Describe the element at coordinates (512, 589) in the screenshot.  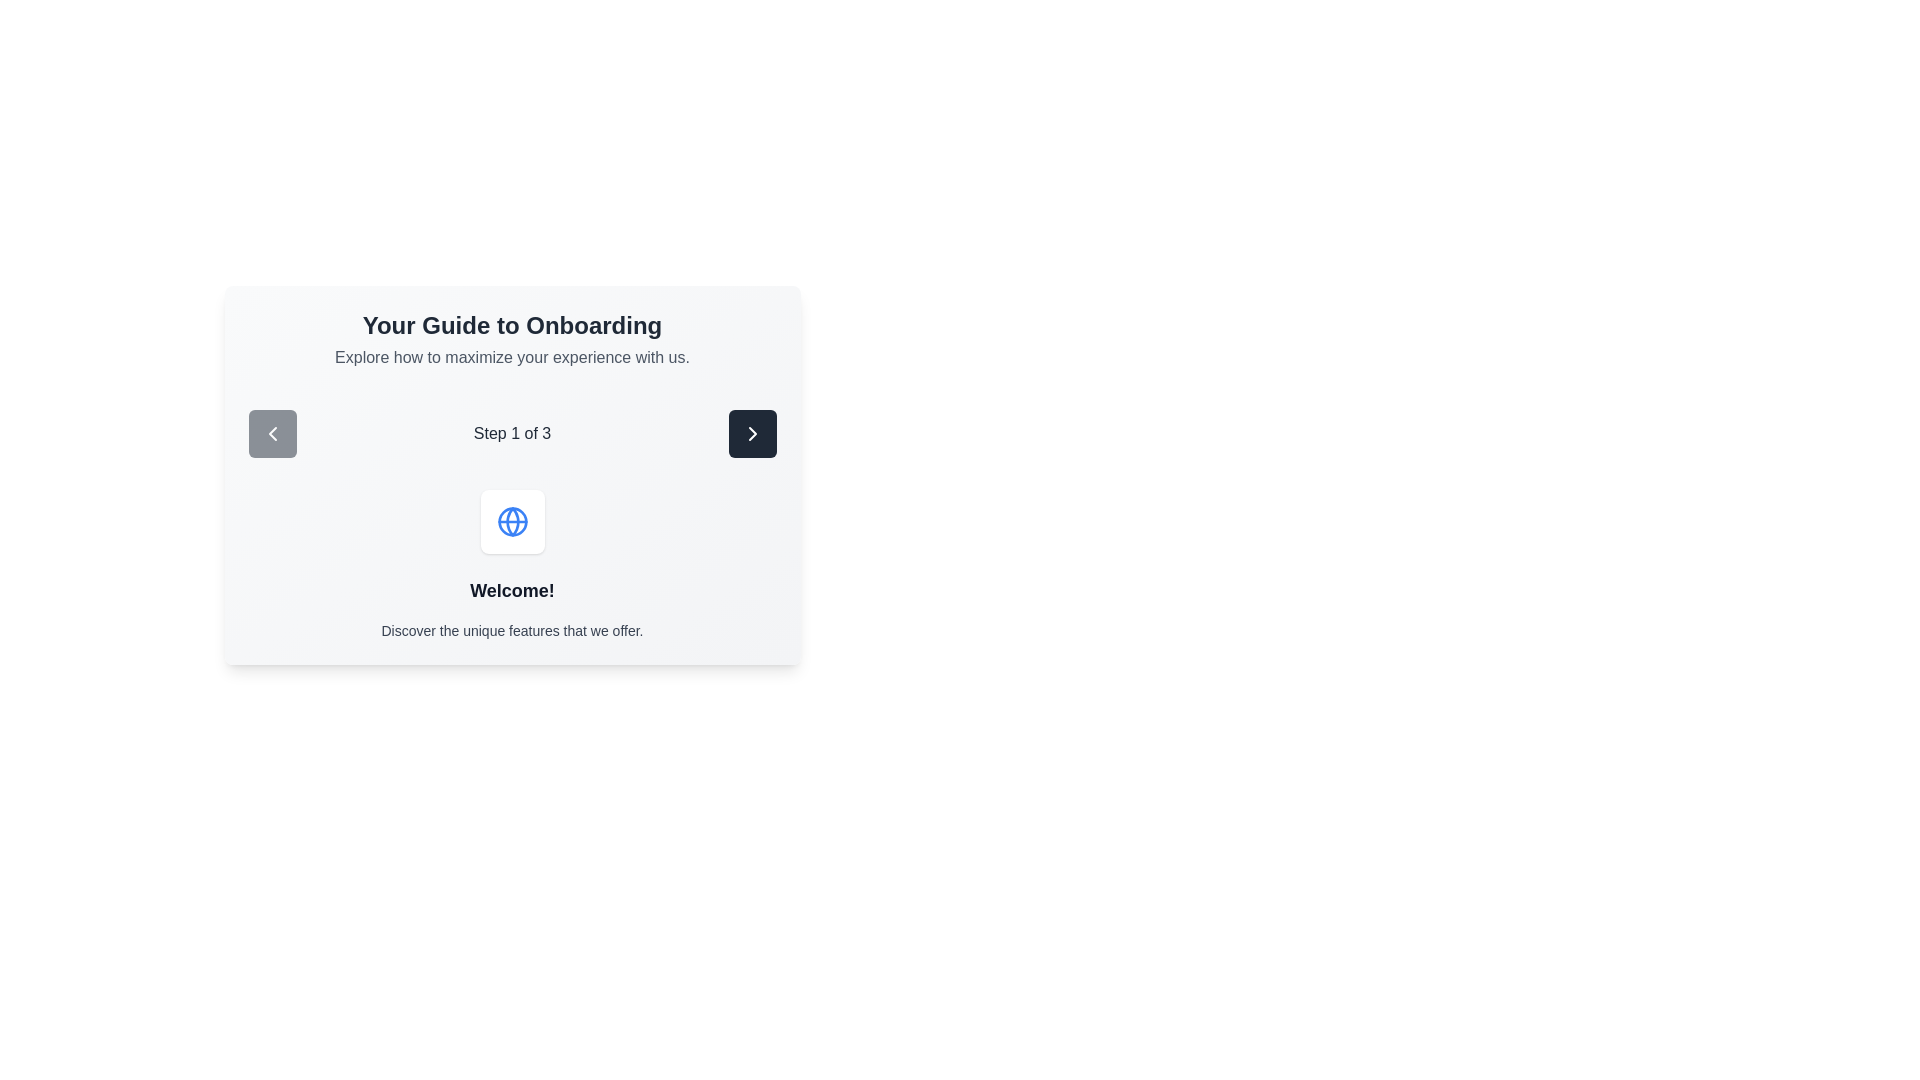
I see `the welcome Text Label that provides introductory information in the onboarding process, located above the 'Discover the unique features that we offer.' text element` at that location.